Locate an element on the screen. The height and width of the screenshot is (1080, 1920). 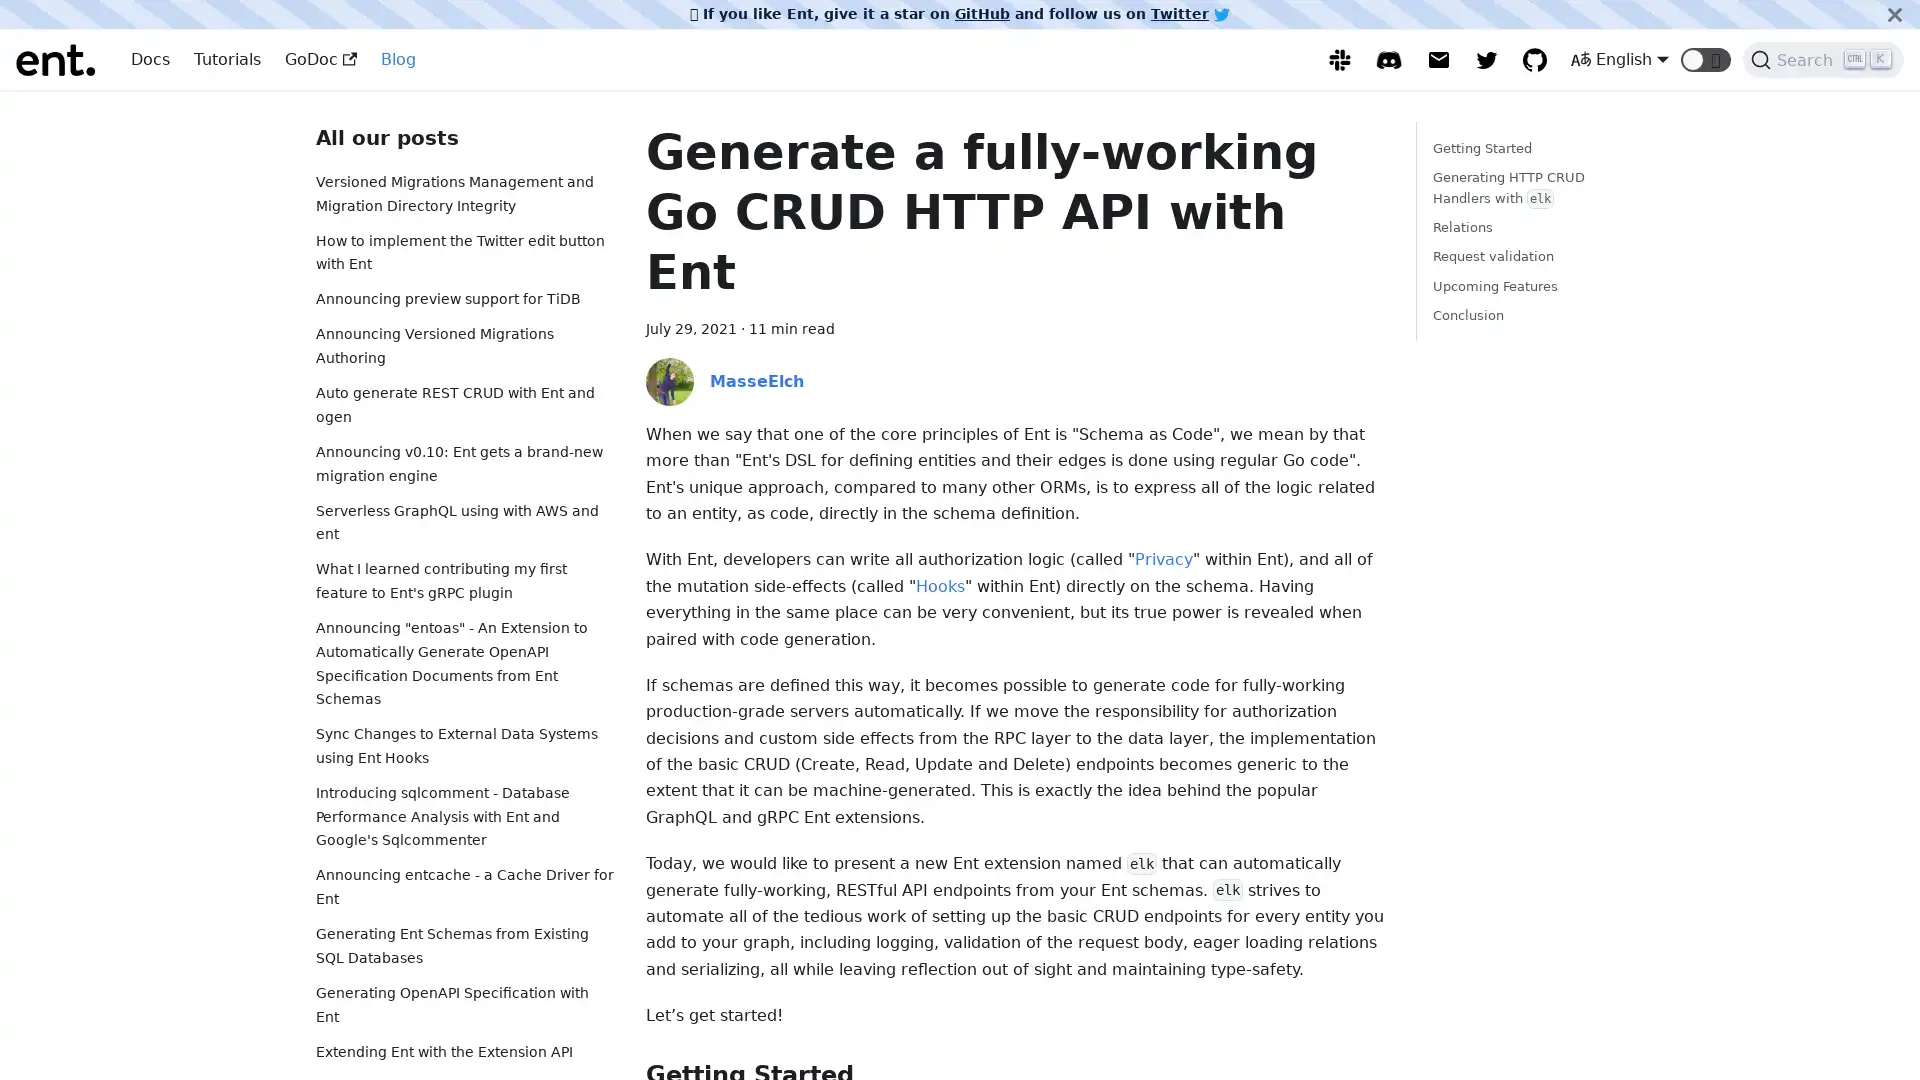
Search is located at coordinates (1823, 59).